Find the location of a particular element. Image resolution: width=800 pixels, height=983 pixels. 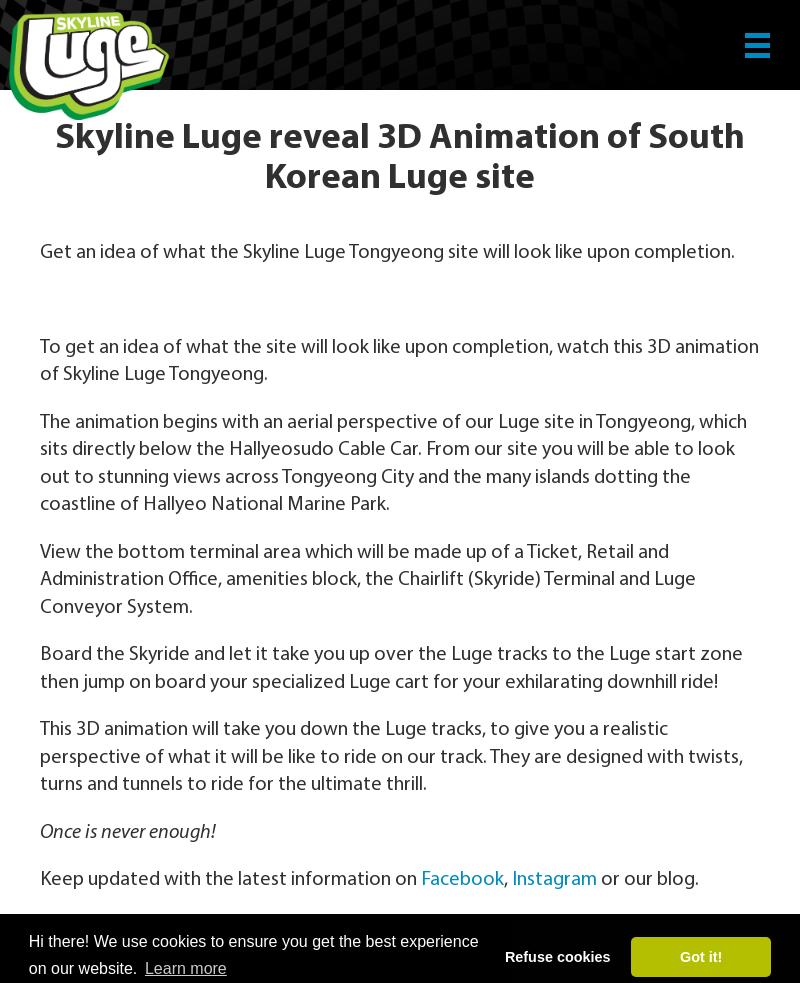

'Skyline Luge reveal 3D Animation of South Korean Luge site' is located at coordinates (400, 157).